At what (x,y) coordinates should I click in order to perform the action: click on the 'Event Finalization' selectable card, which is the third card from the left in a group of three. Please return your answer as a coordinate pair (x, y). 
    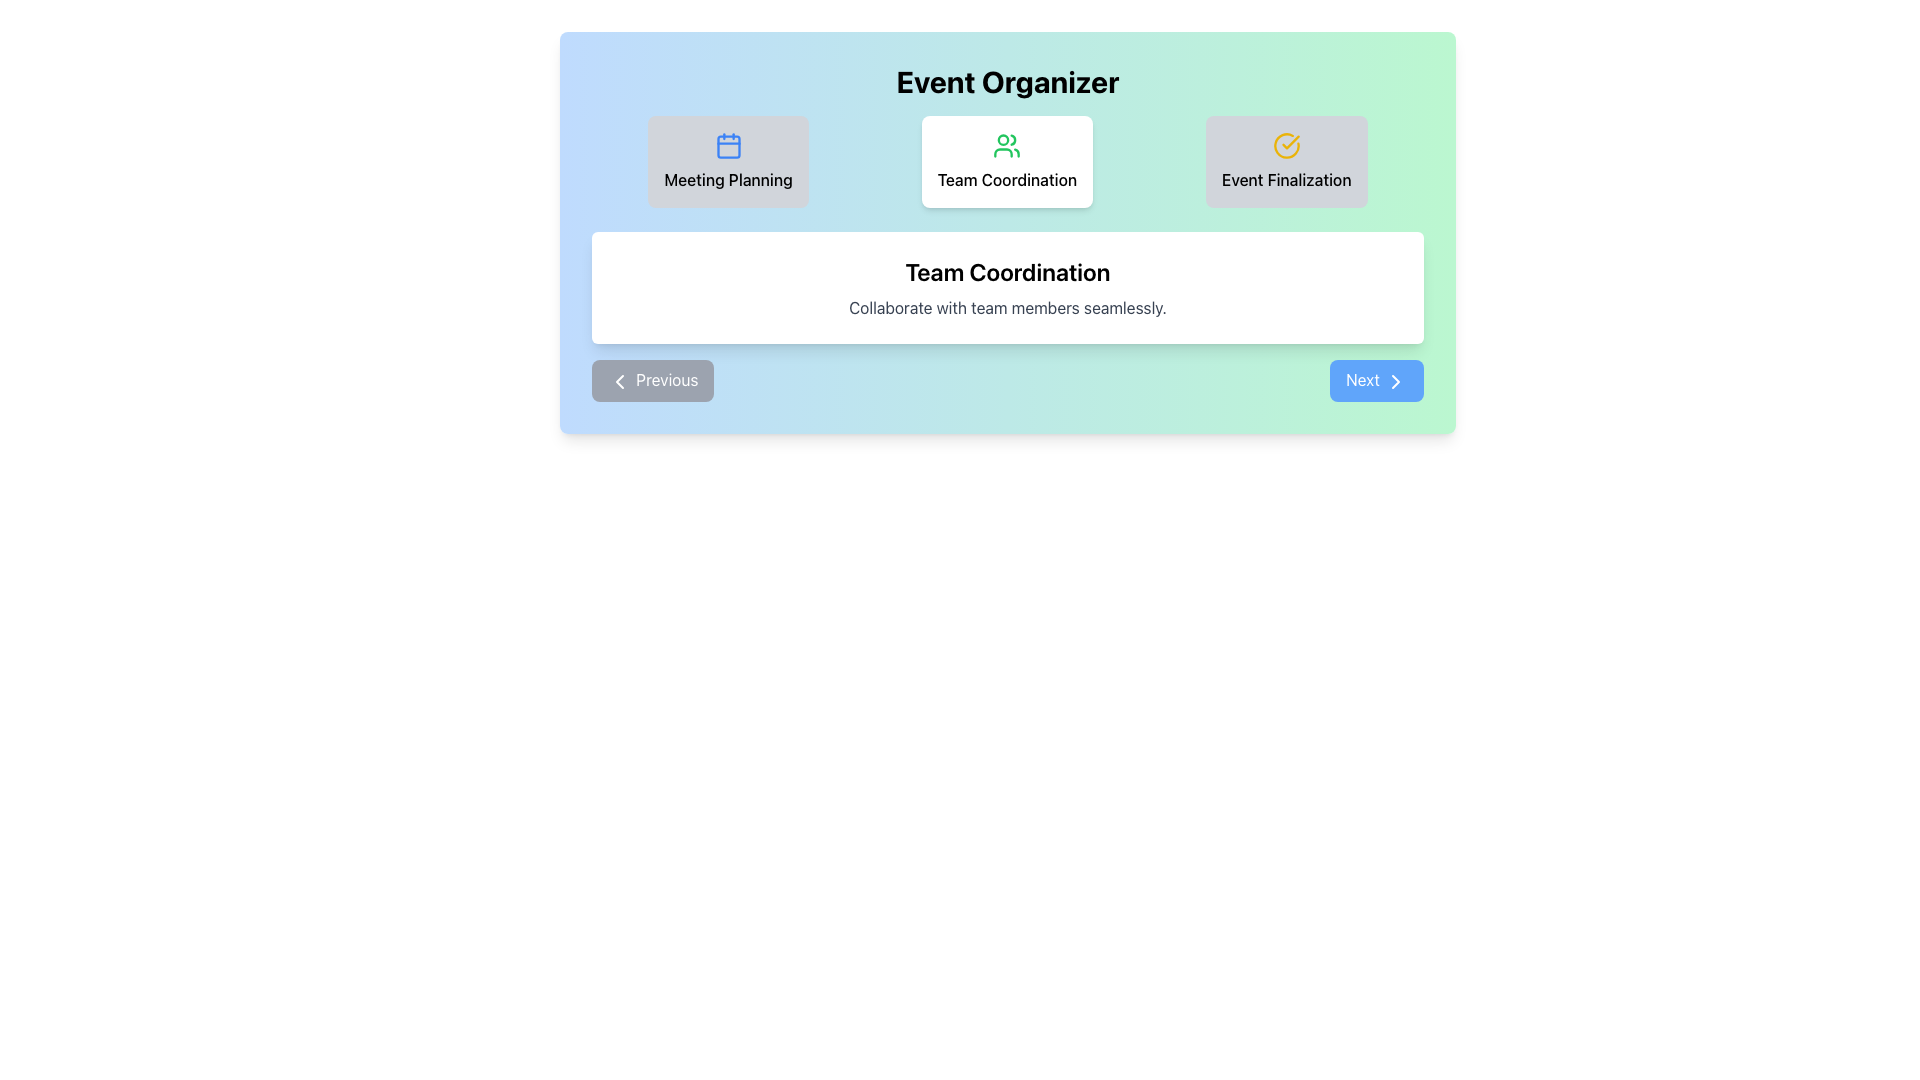
    Looking at the image, I should click on (1286, 161).